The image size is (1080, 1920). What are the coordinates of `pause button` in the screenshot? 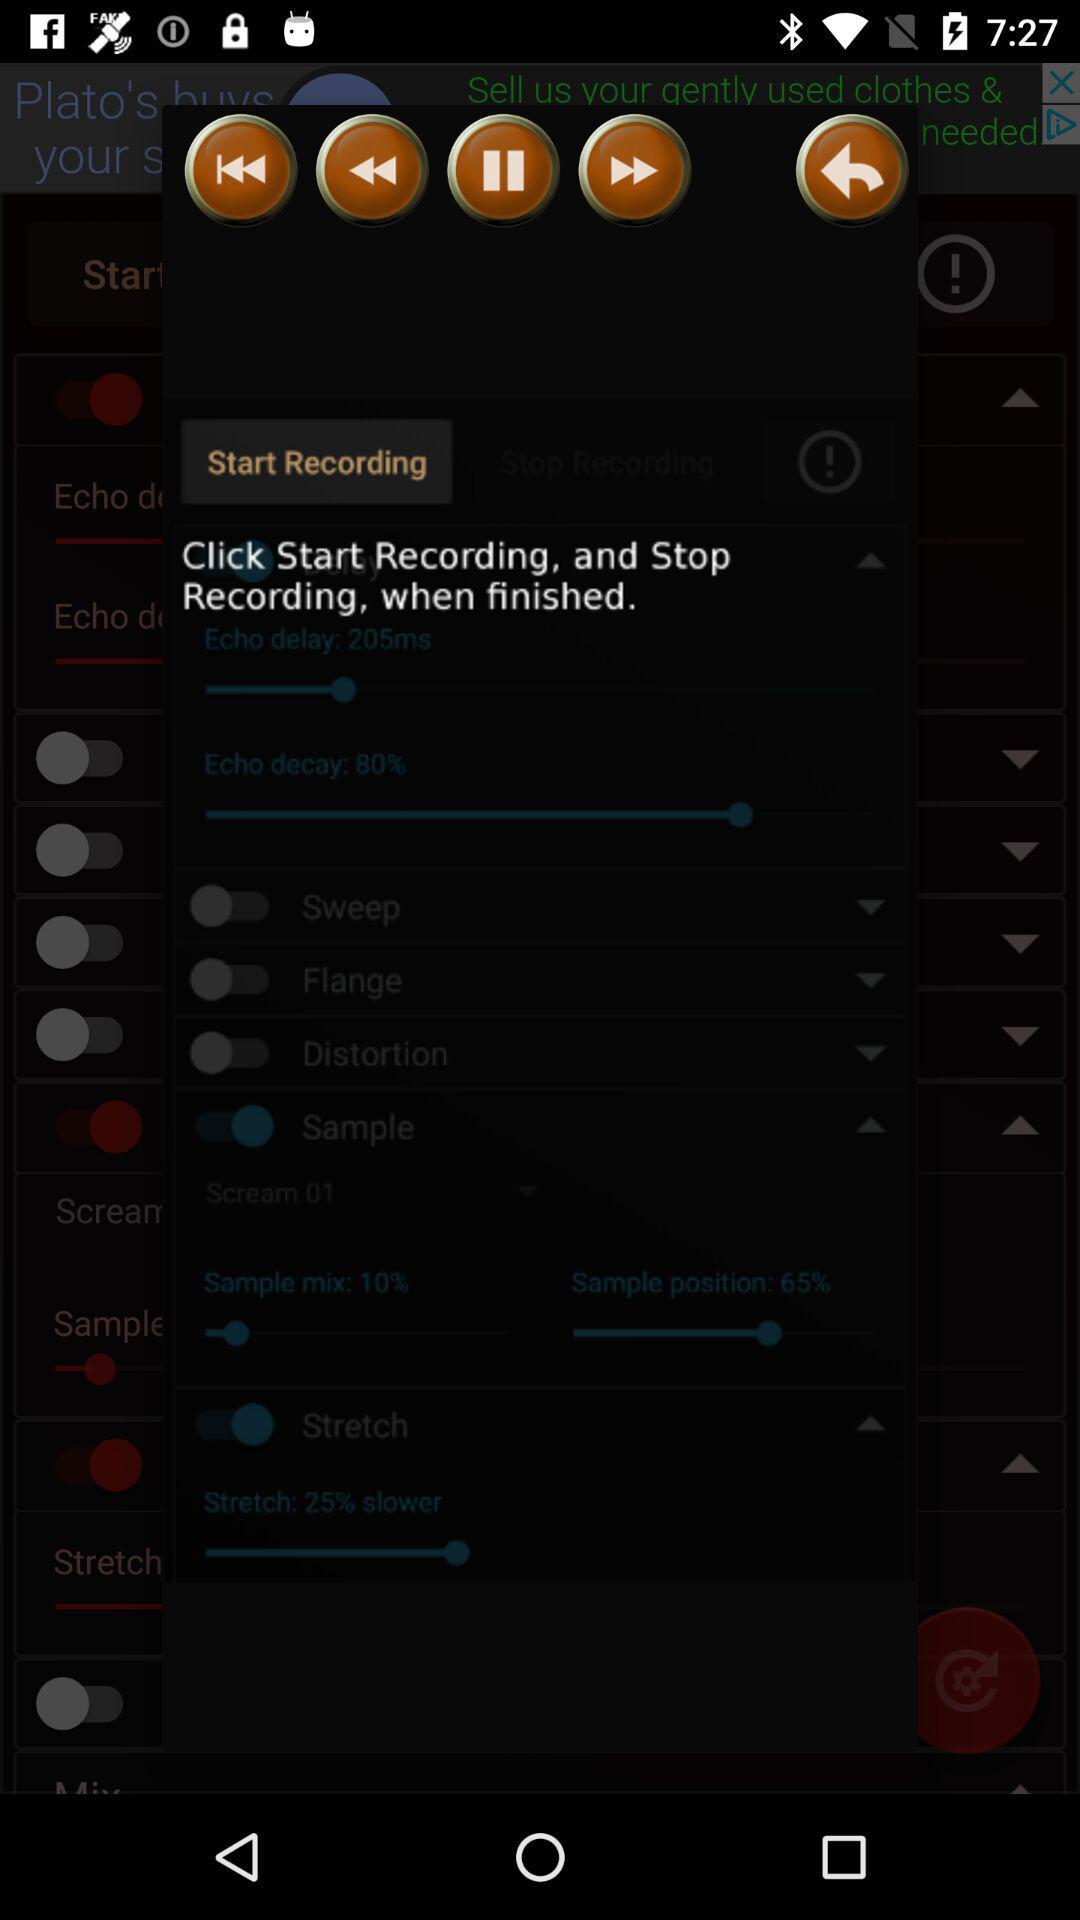 It's located at (502, 170).